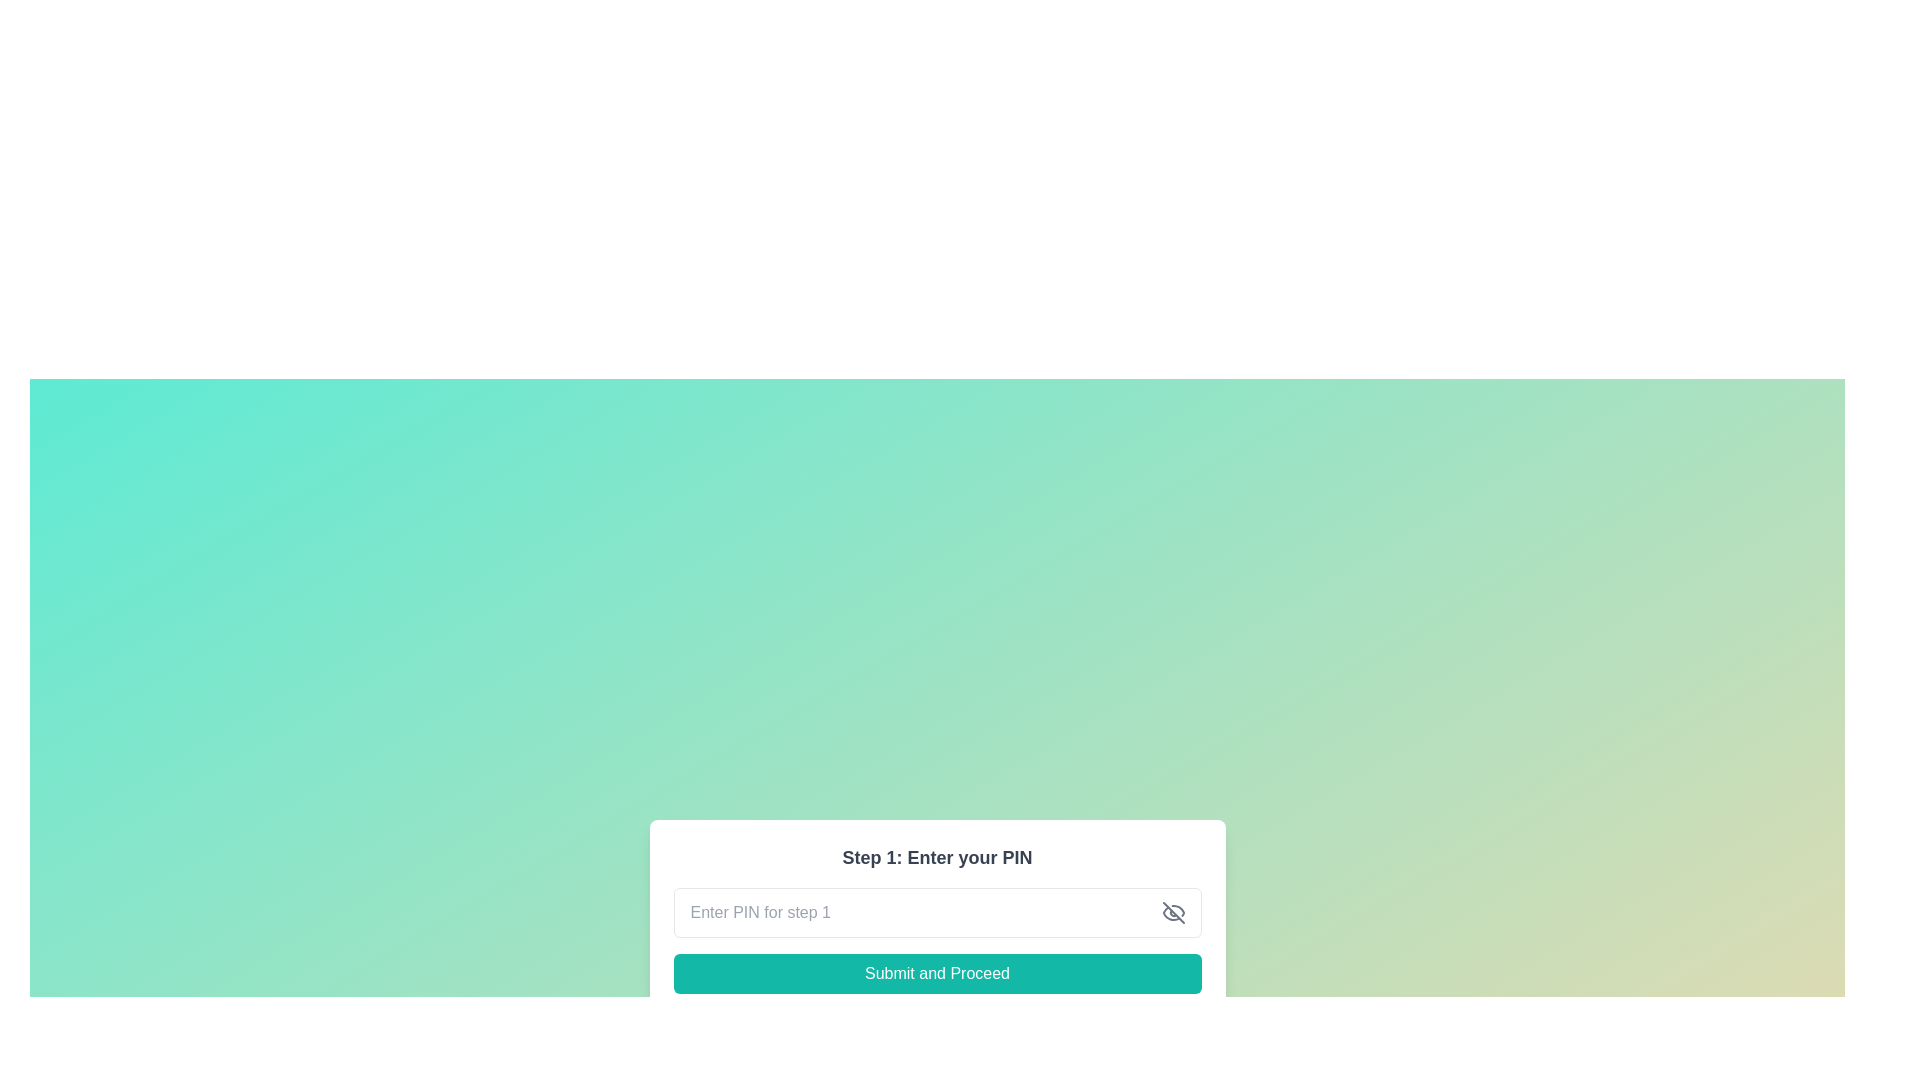 This screenshot has height=1080, width=1920. What do you see at coordinates (1173, 913) in the screenshot?
I see `the button that toggles the visibility of the password in the 'Enter PIN for step 1' input field` at bounding box center [1173, 913].